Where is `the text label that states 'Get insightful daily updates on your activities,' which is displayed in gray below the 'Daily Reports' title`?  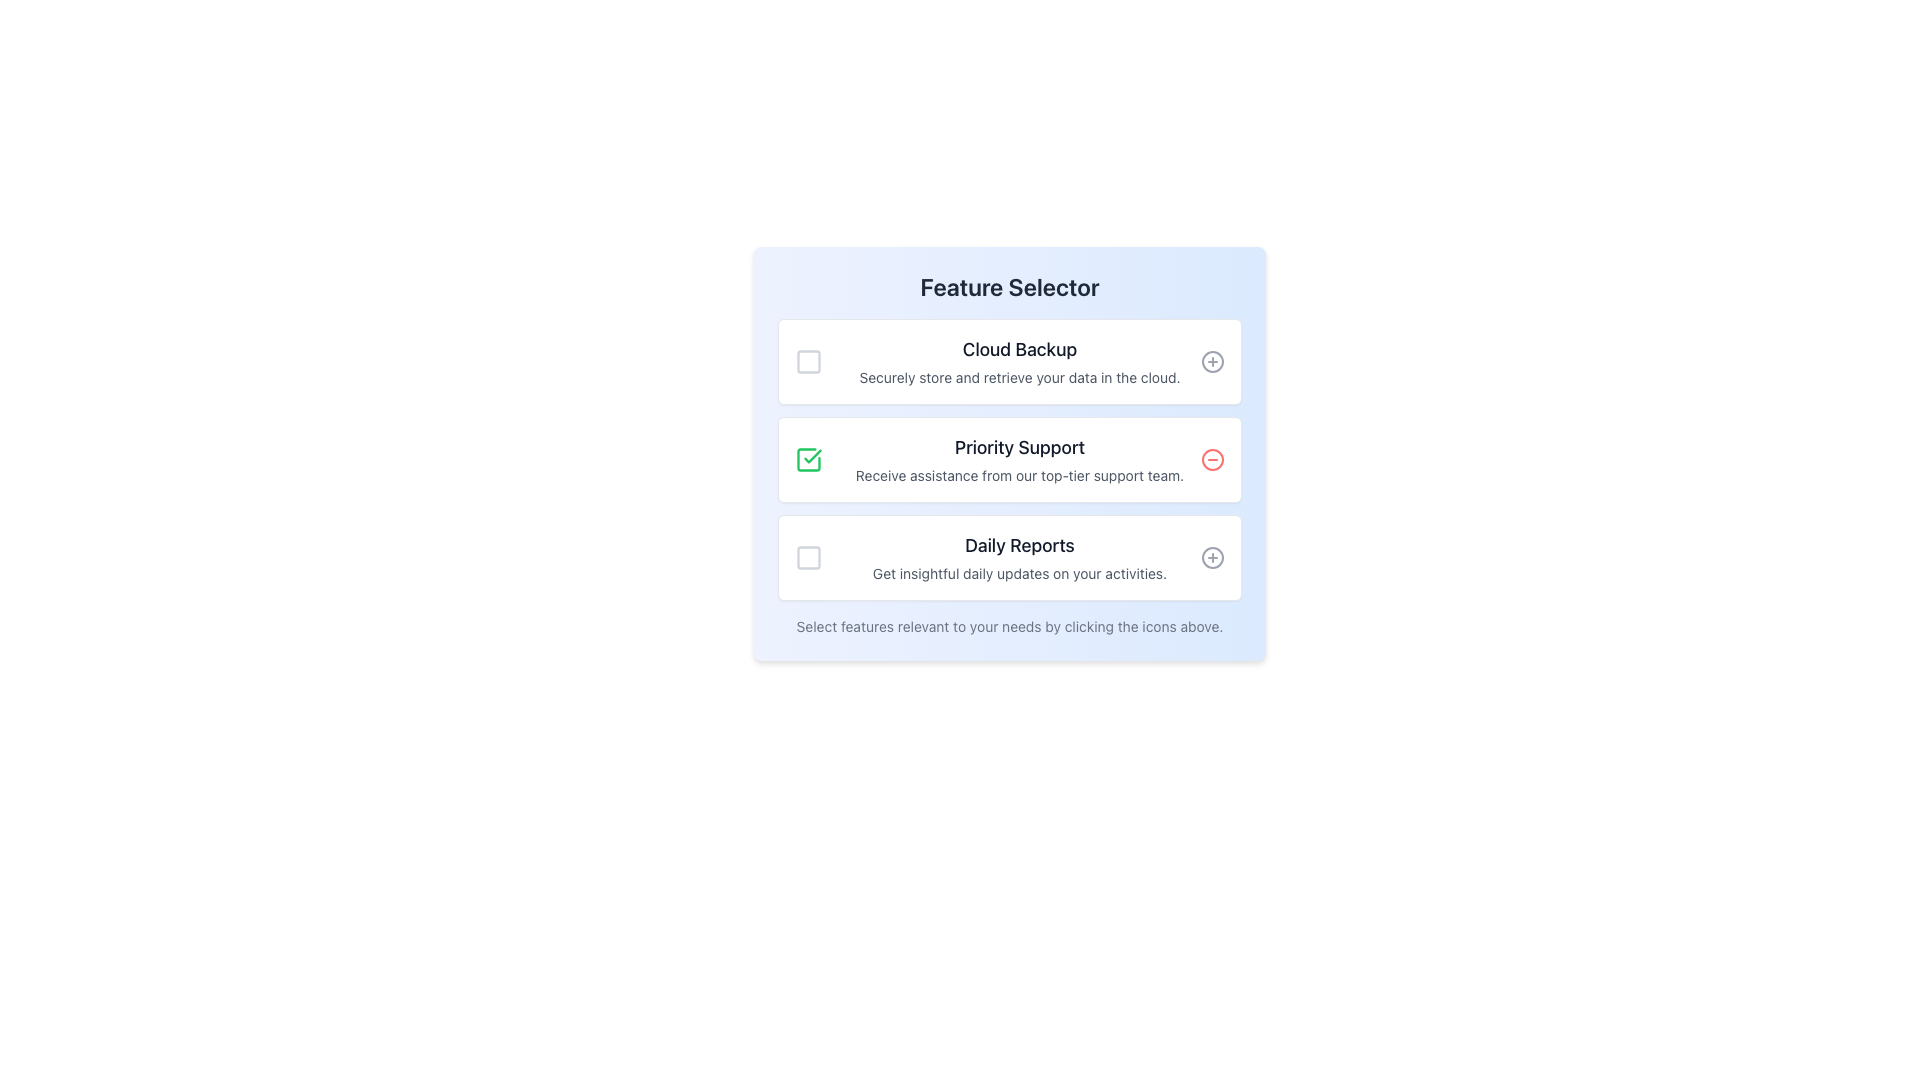 the text label that states 'Get insightful daily updates on your activities,' which is displayed in gray below the 'Daily Reports' title is located at coordinates (1019, 574).